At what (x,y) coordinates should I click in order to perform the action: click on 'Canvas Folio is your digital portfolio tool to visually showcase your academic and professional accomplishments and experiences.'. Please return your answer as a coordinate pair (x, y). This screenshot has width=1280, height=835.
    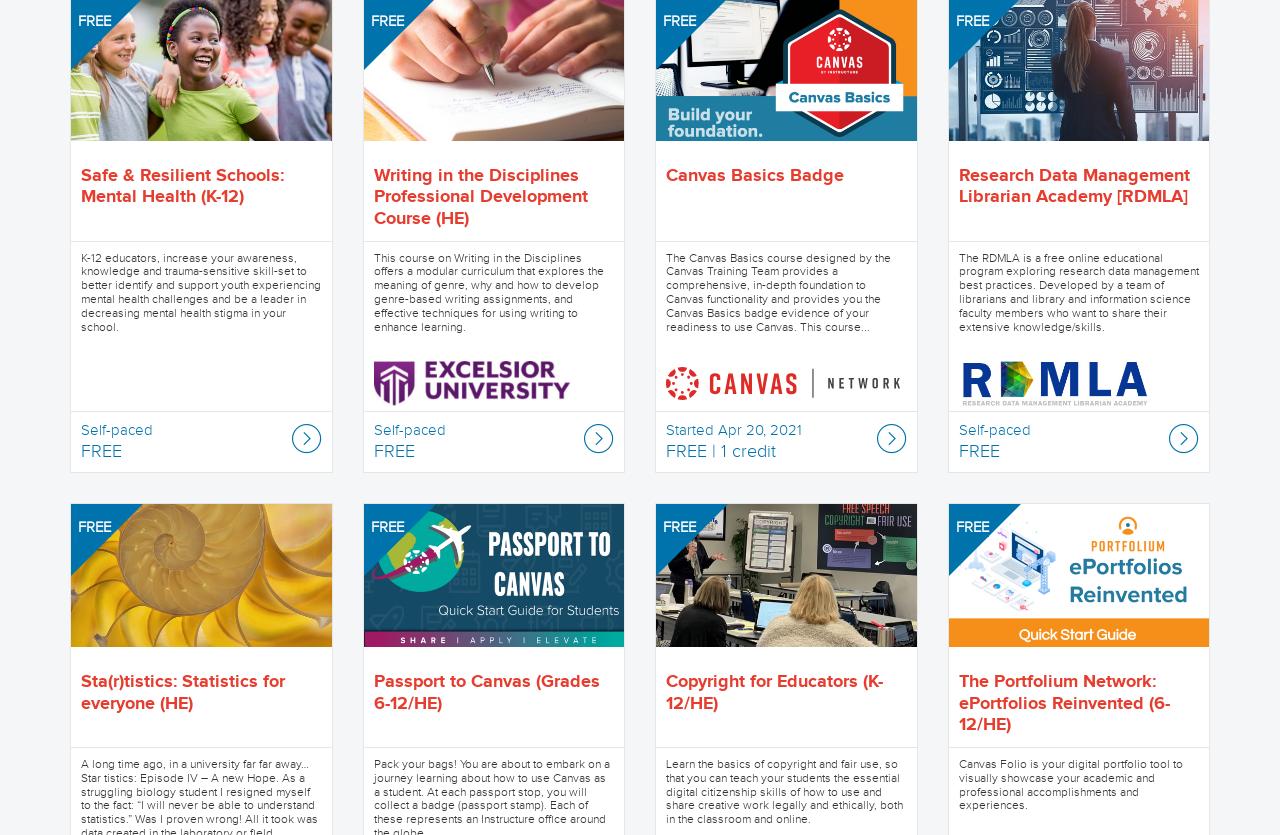
    Looking at the image, I should click on (1068, 783).